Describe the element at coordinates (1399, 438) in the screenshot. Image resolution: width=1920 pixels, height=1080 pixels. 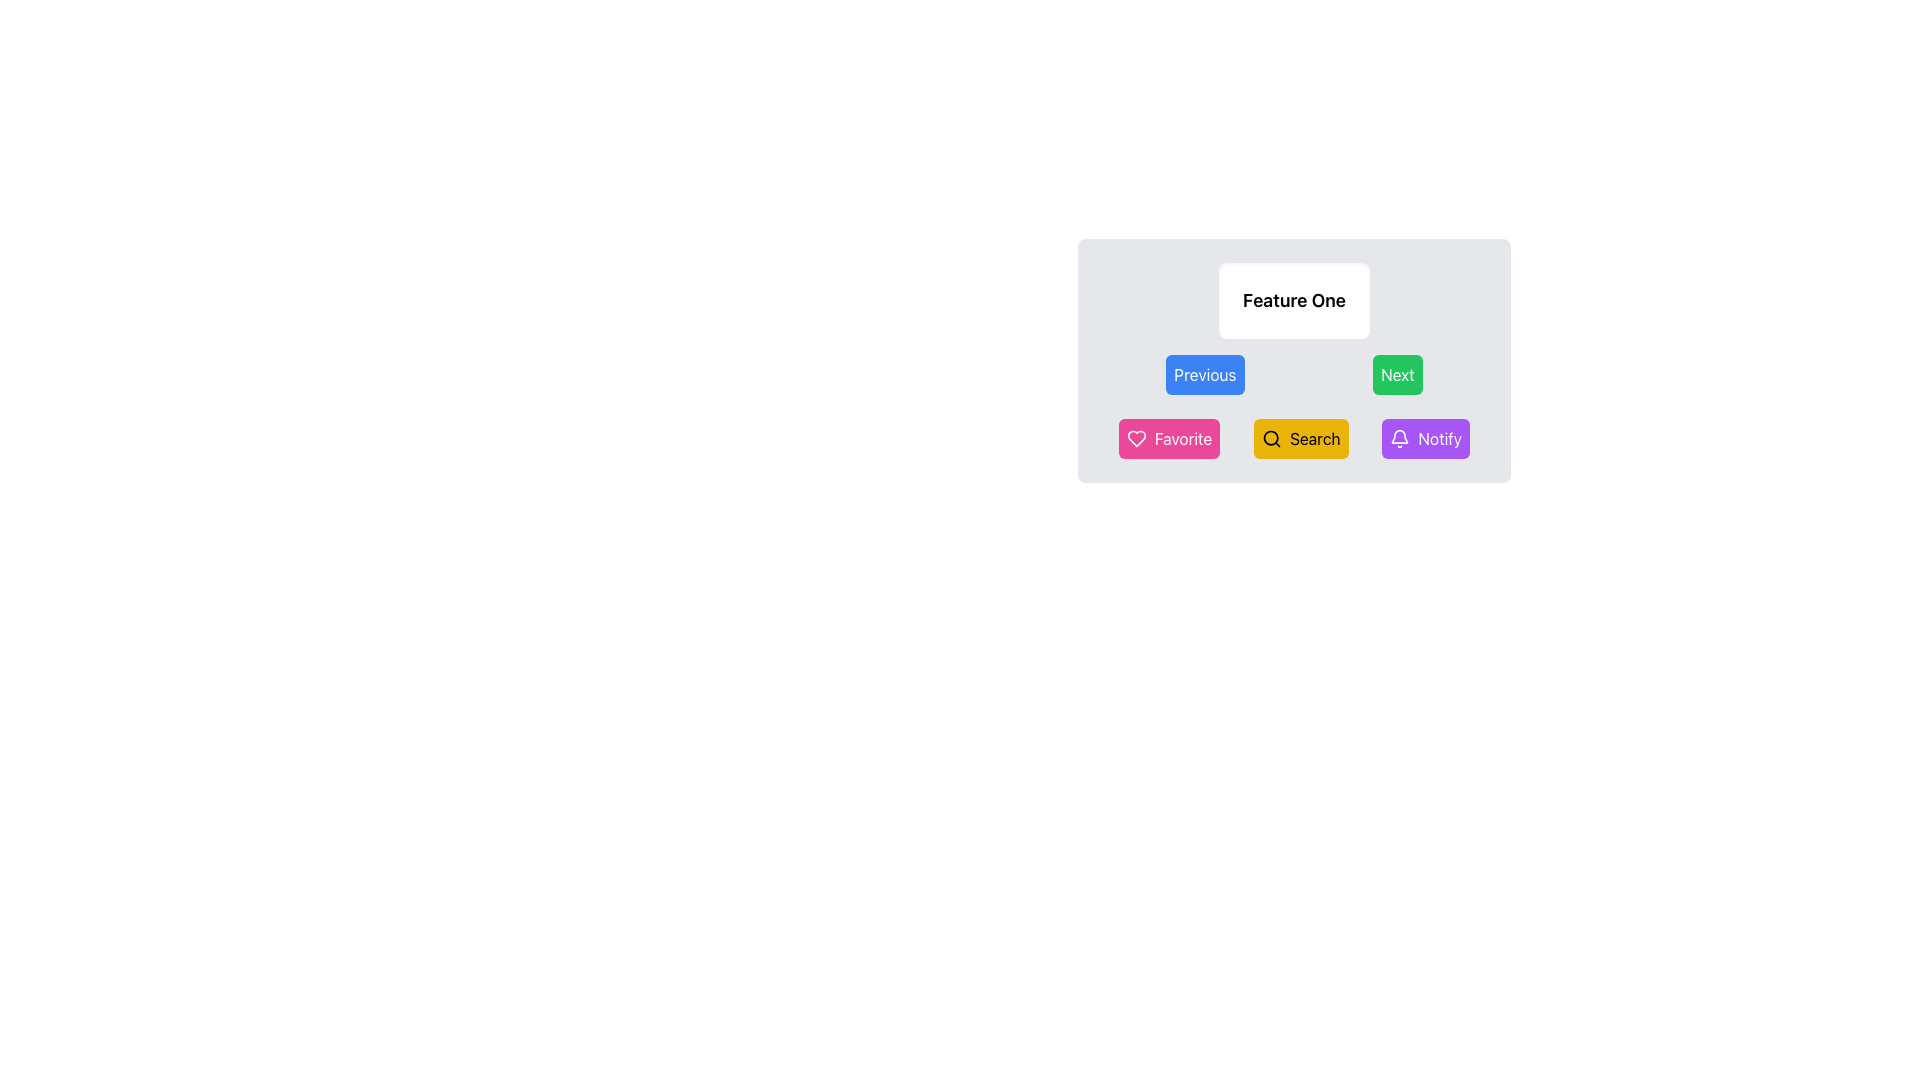
I see `the bell icon located within a purple circular background, next to the 'Notify' label` at that location.